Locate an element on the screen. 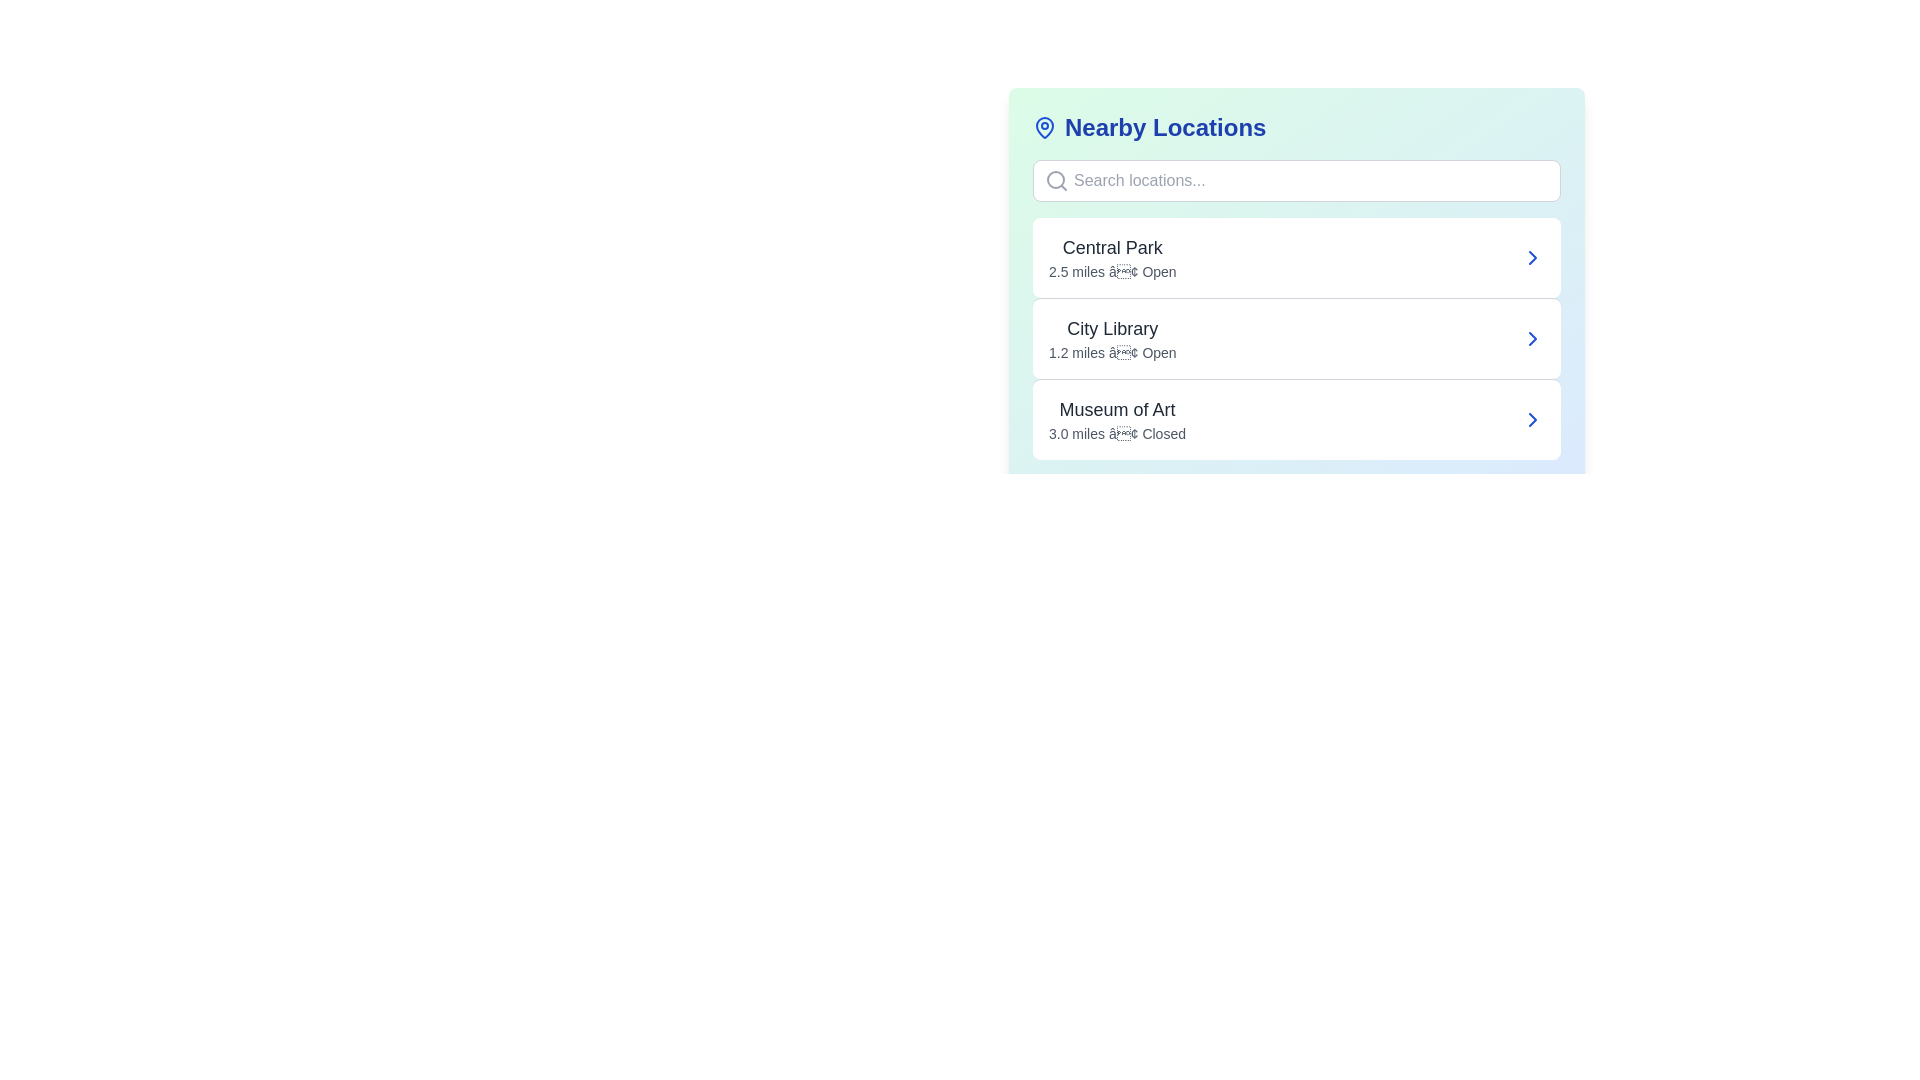  the magnifying glass icon located on the left side of the search input box within the 'Search locations...' component is located at coordinates (1055, 181).